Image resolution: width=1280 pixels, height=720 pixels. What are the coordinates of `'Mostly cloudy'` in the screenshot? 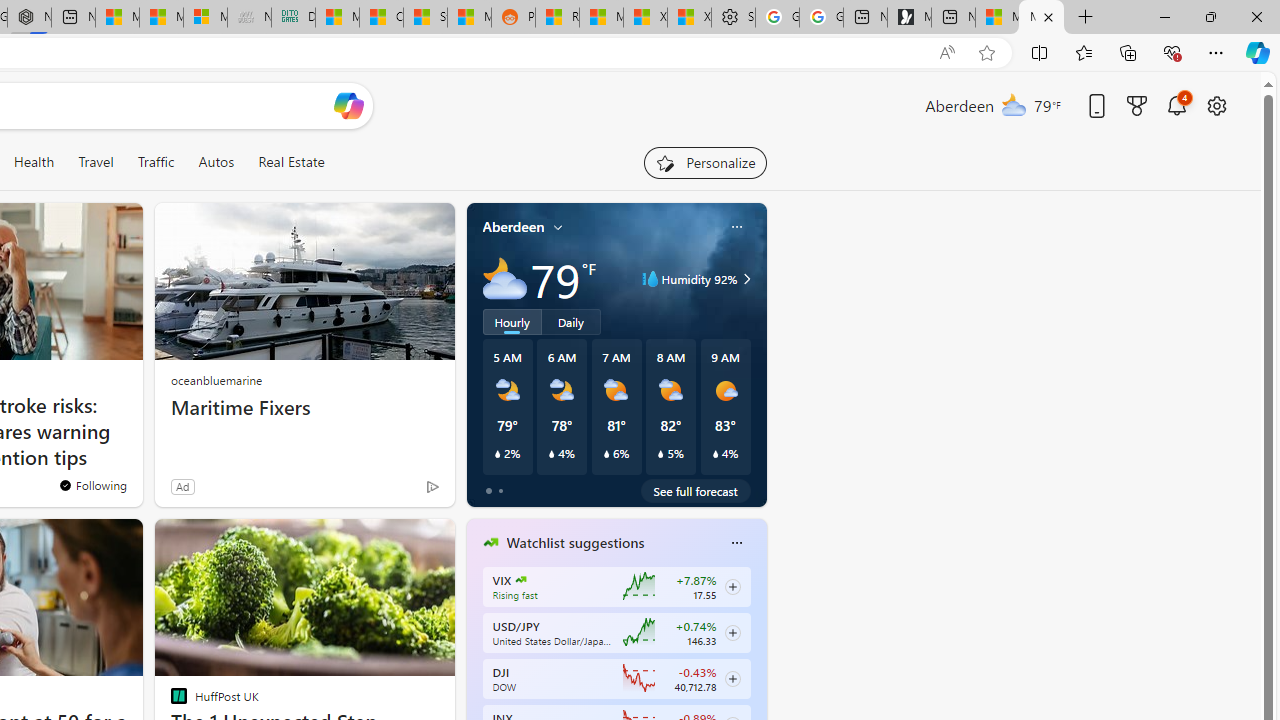 It's located at (504, 279).